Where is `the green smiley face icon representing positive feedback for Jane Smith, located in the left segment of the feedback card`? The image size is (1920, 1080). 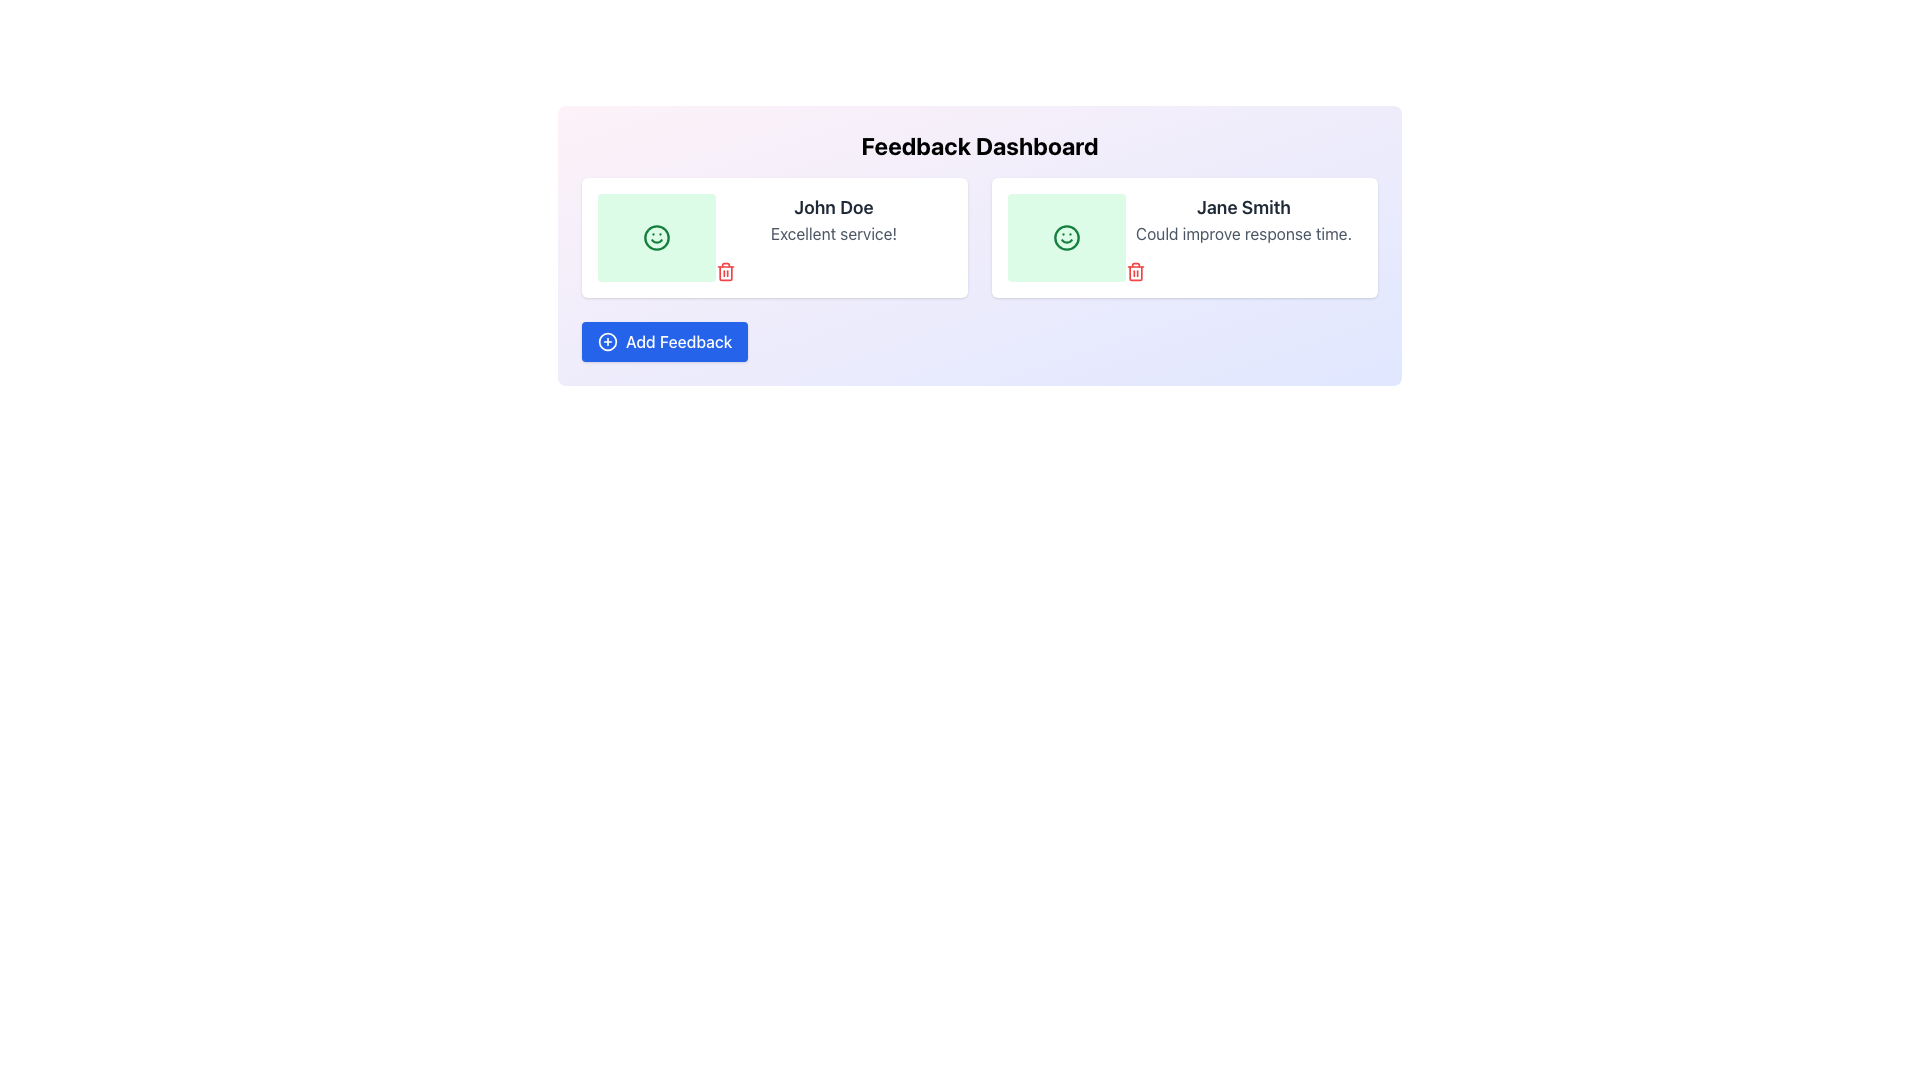
the green smiley face icon representing positive feedback for Jane Smith, located in the left segment of the feedback card is located at coordinates (1065, 237).